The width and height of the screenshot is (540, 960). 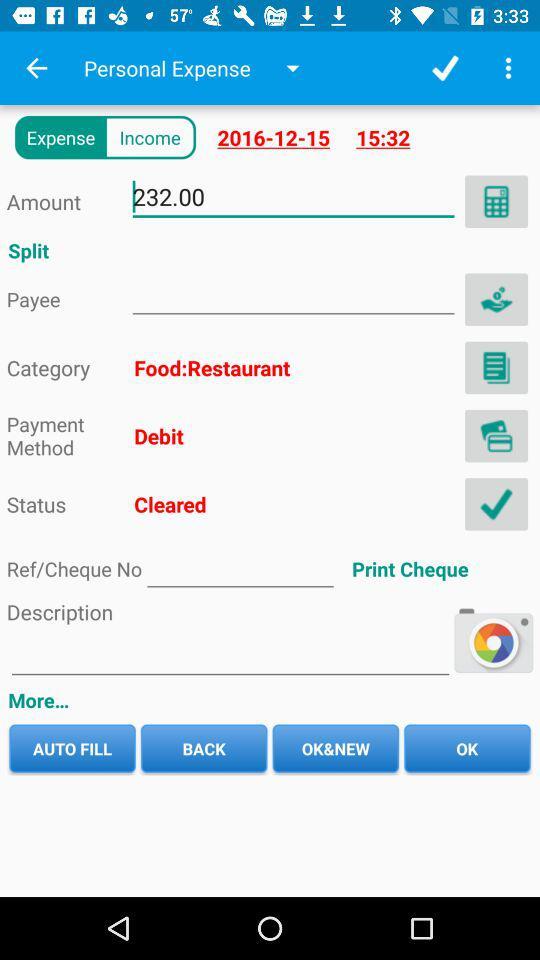 What do you see at coordinates (495, 436) in the screenshot?
I see `debit card image` at bounding box center [495, 436].